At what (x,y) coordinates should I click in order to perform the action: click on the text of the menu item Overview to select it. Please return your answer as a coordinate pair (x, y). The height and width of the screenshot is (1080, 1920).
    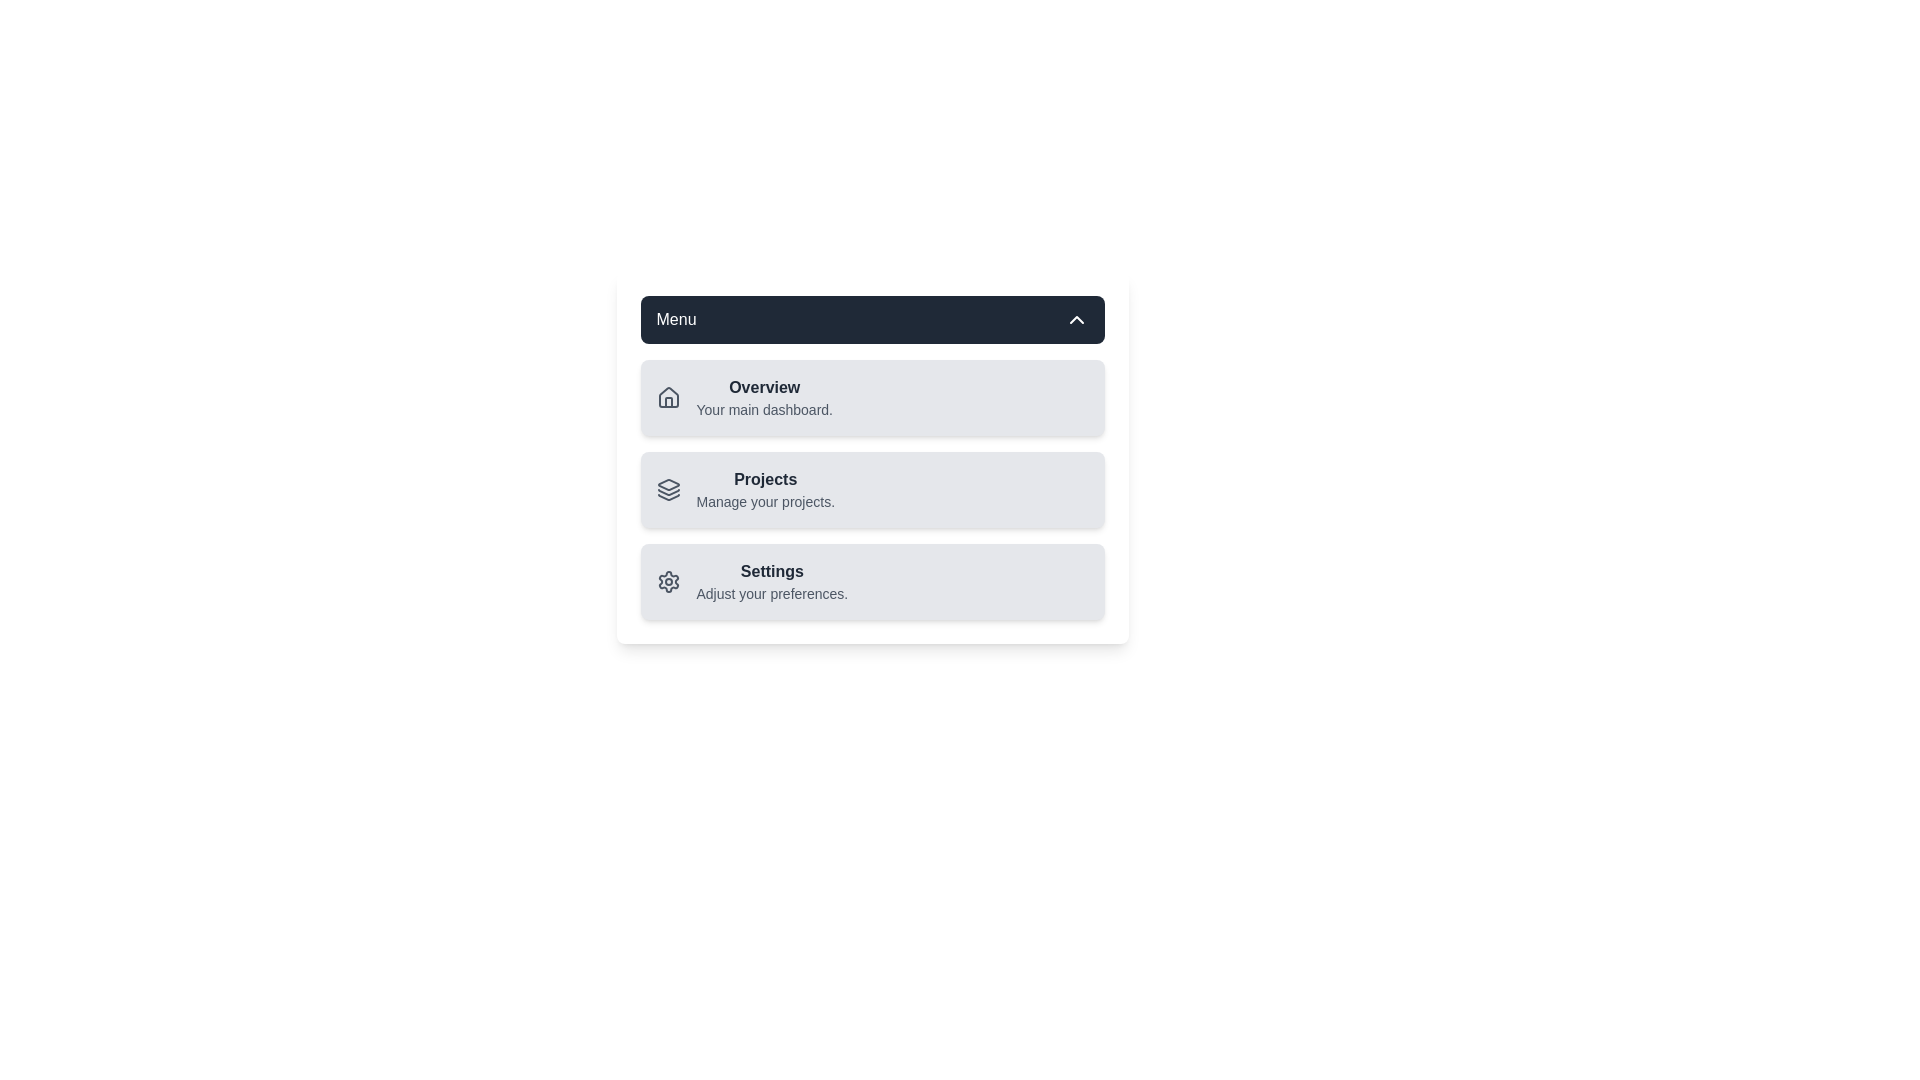
    Looking at the image, I should click on (763, 388).